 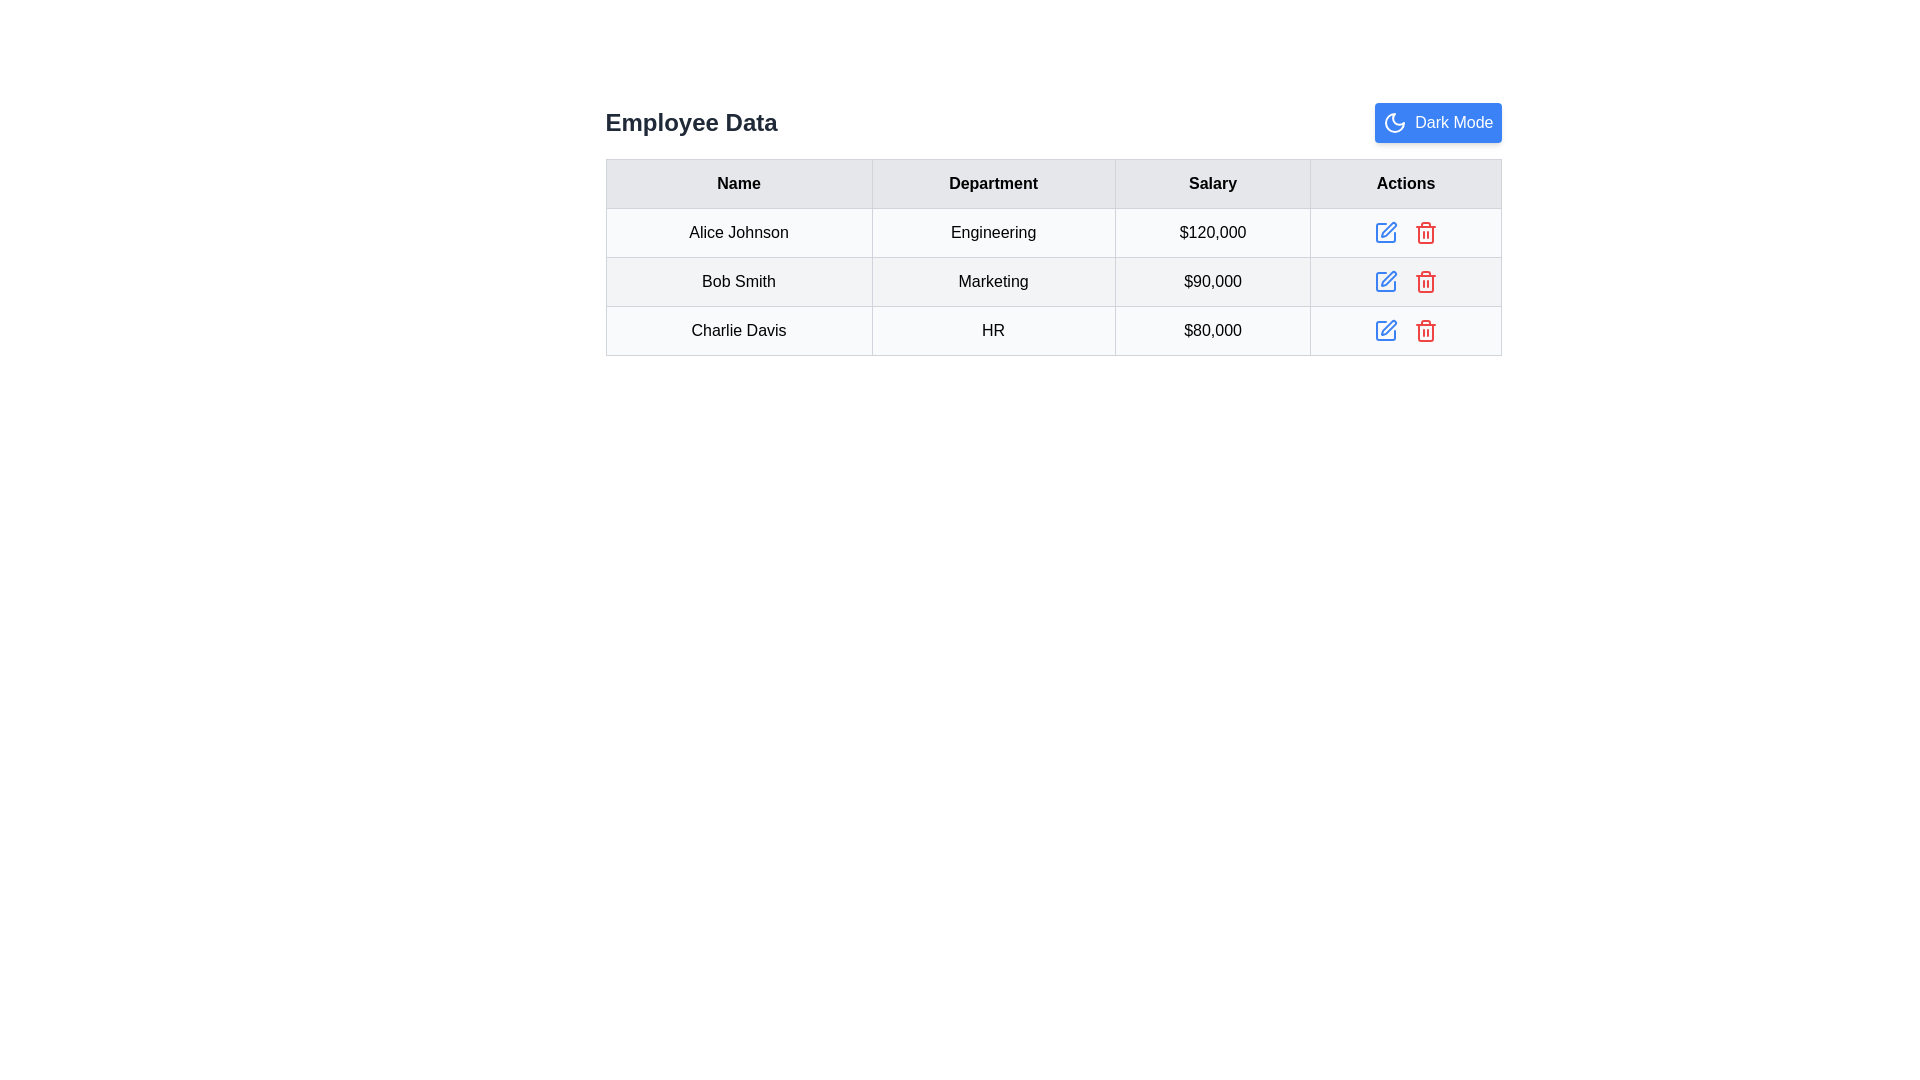 What do you see at coordinates (1424, 281) in the screenshot?
I see `the red delete icon styled as a trash can in the 'Actions' column corresponding to 'Bob Smith'` at bounding box center [1424, 281].